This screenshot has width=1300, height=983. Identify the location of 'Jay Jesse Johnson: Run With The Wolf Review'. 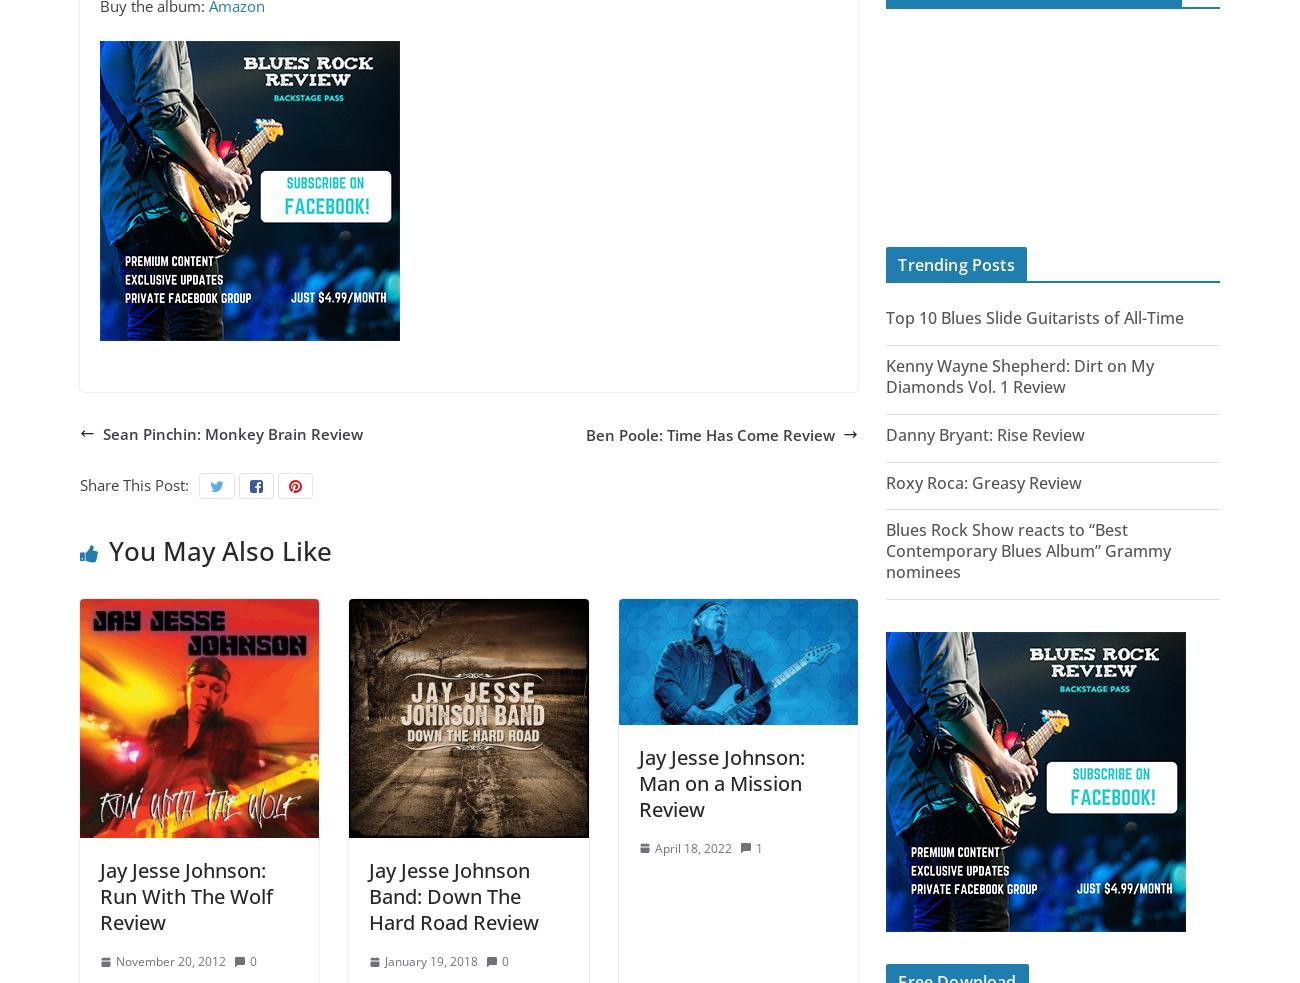
(186, 896).